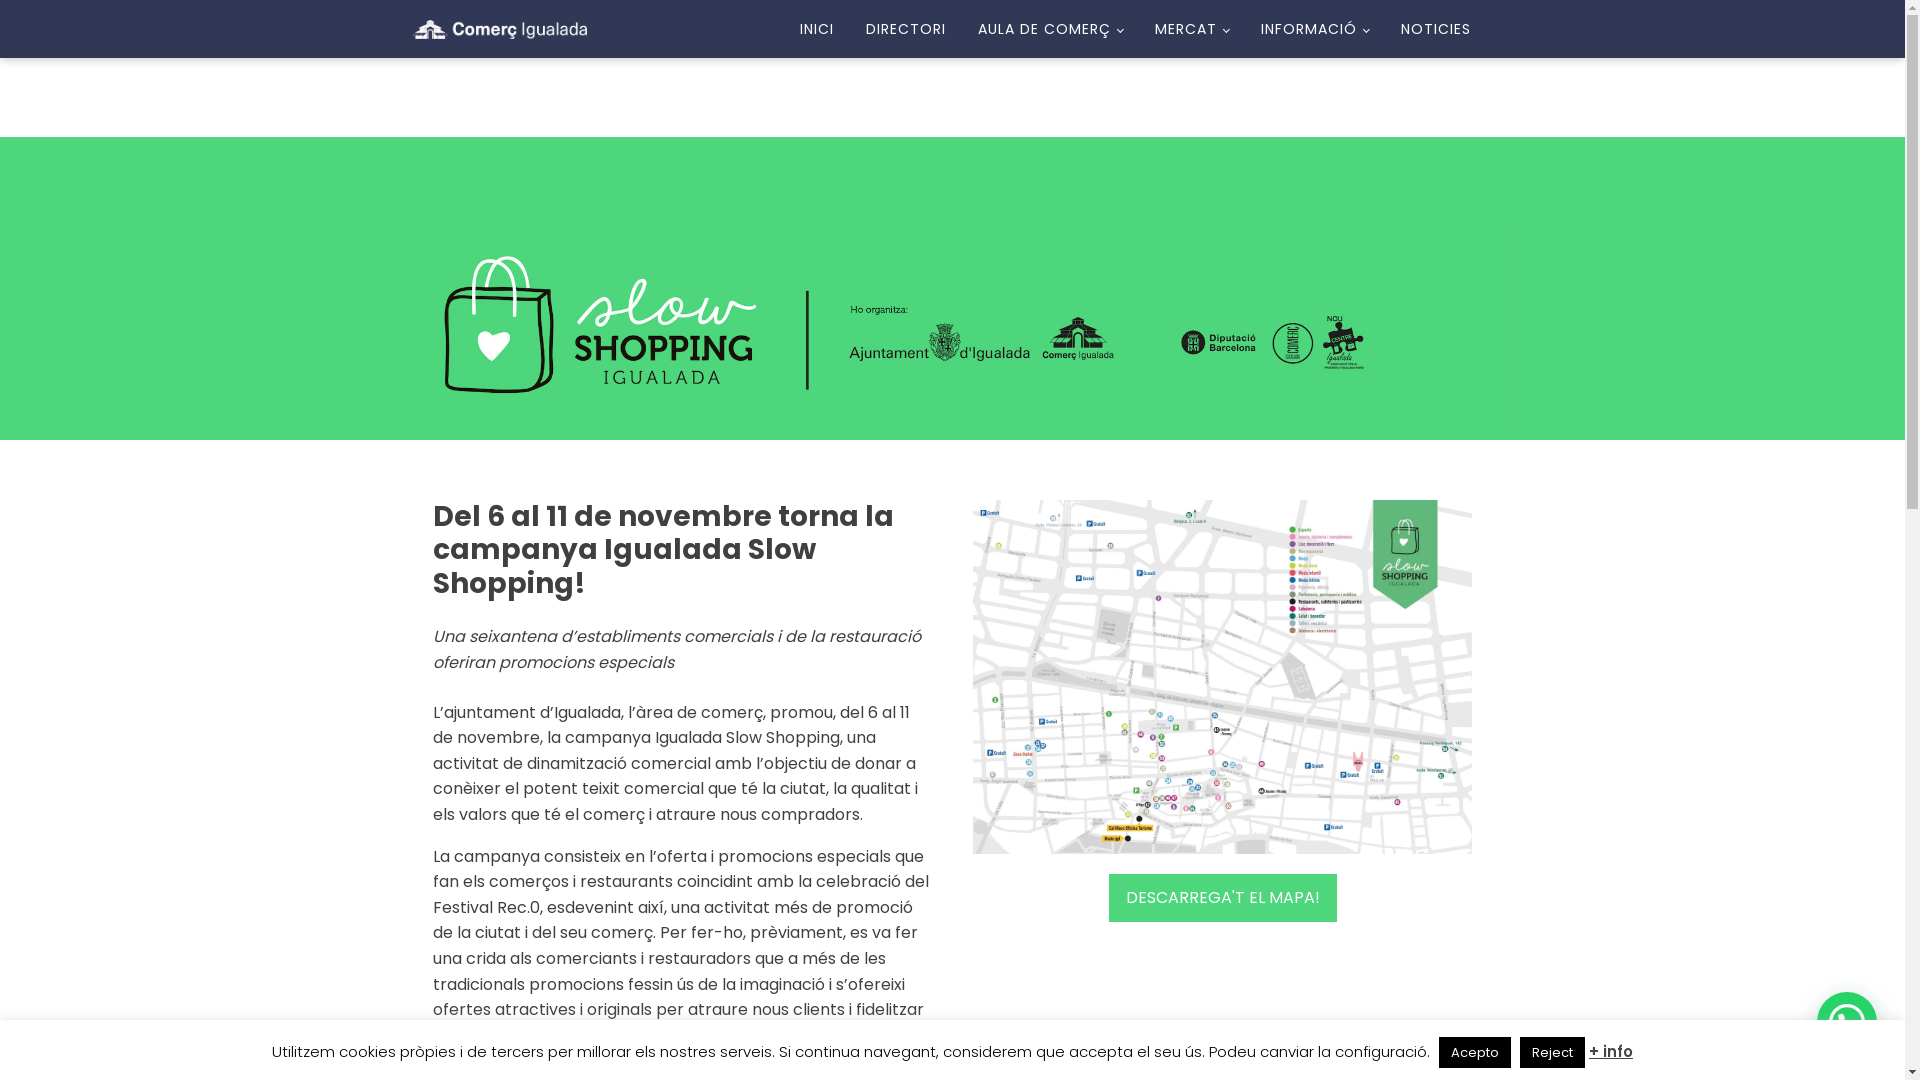 The height and width of the screenshot is (1080, 1920). What do you see at coordinates (1551, 1051) in the screenshot?
I see `'Reject'` at bounding box center [1551, 1051].